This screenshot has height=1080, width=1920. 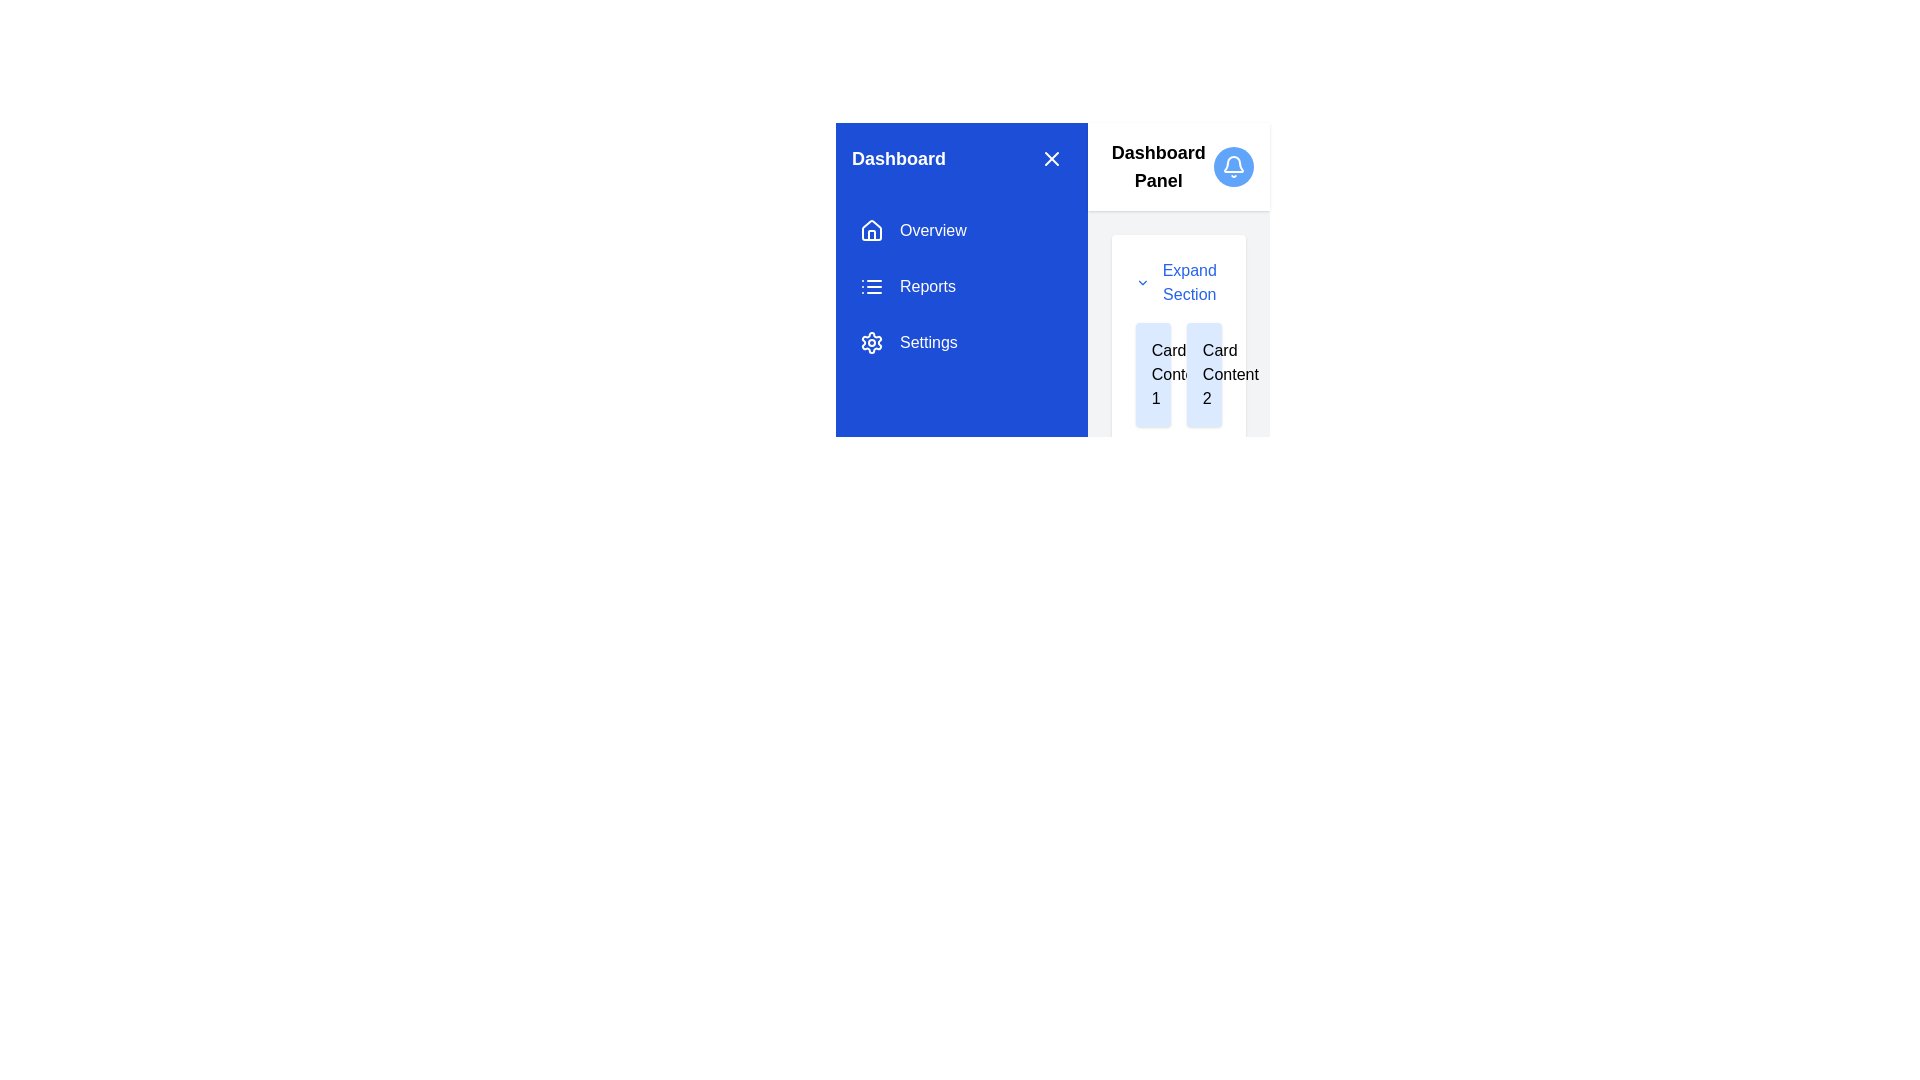 What do you see at coordinates (1050, 157) in the screenshot?
I see `the small 'X' icon styled in white on a blue background, located at the top-right corner of the sidebar labeled 'Dashboard'` at bounding box center [1050, 157].